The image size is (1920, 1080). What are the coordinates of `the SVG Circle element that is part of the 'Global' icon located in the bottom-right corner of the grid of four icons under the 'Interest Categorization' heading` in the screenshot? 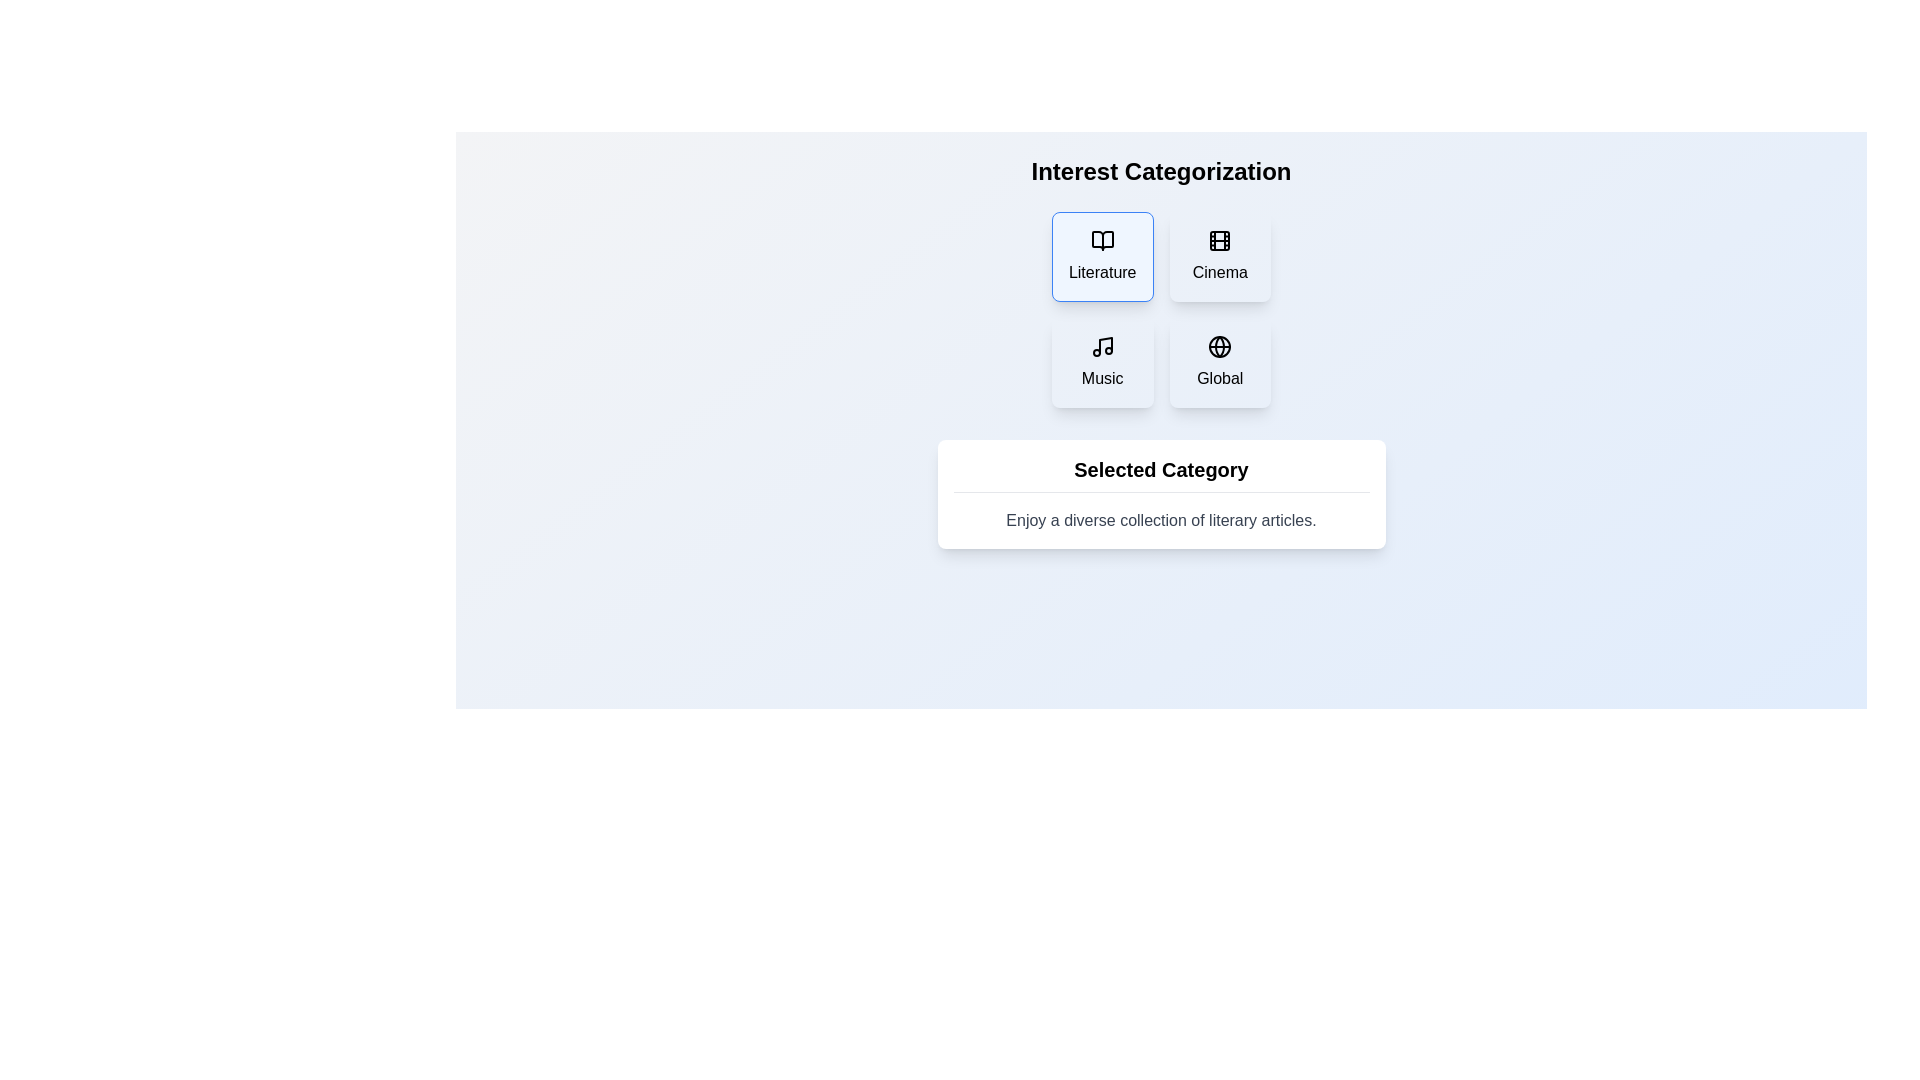 It's located at (1219, 346).